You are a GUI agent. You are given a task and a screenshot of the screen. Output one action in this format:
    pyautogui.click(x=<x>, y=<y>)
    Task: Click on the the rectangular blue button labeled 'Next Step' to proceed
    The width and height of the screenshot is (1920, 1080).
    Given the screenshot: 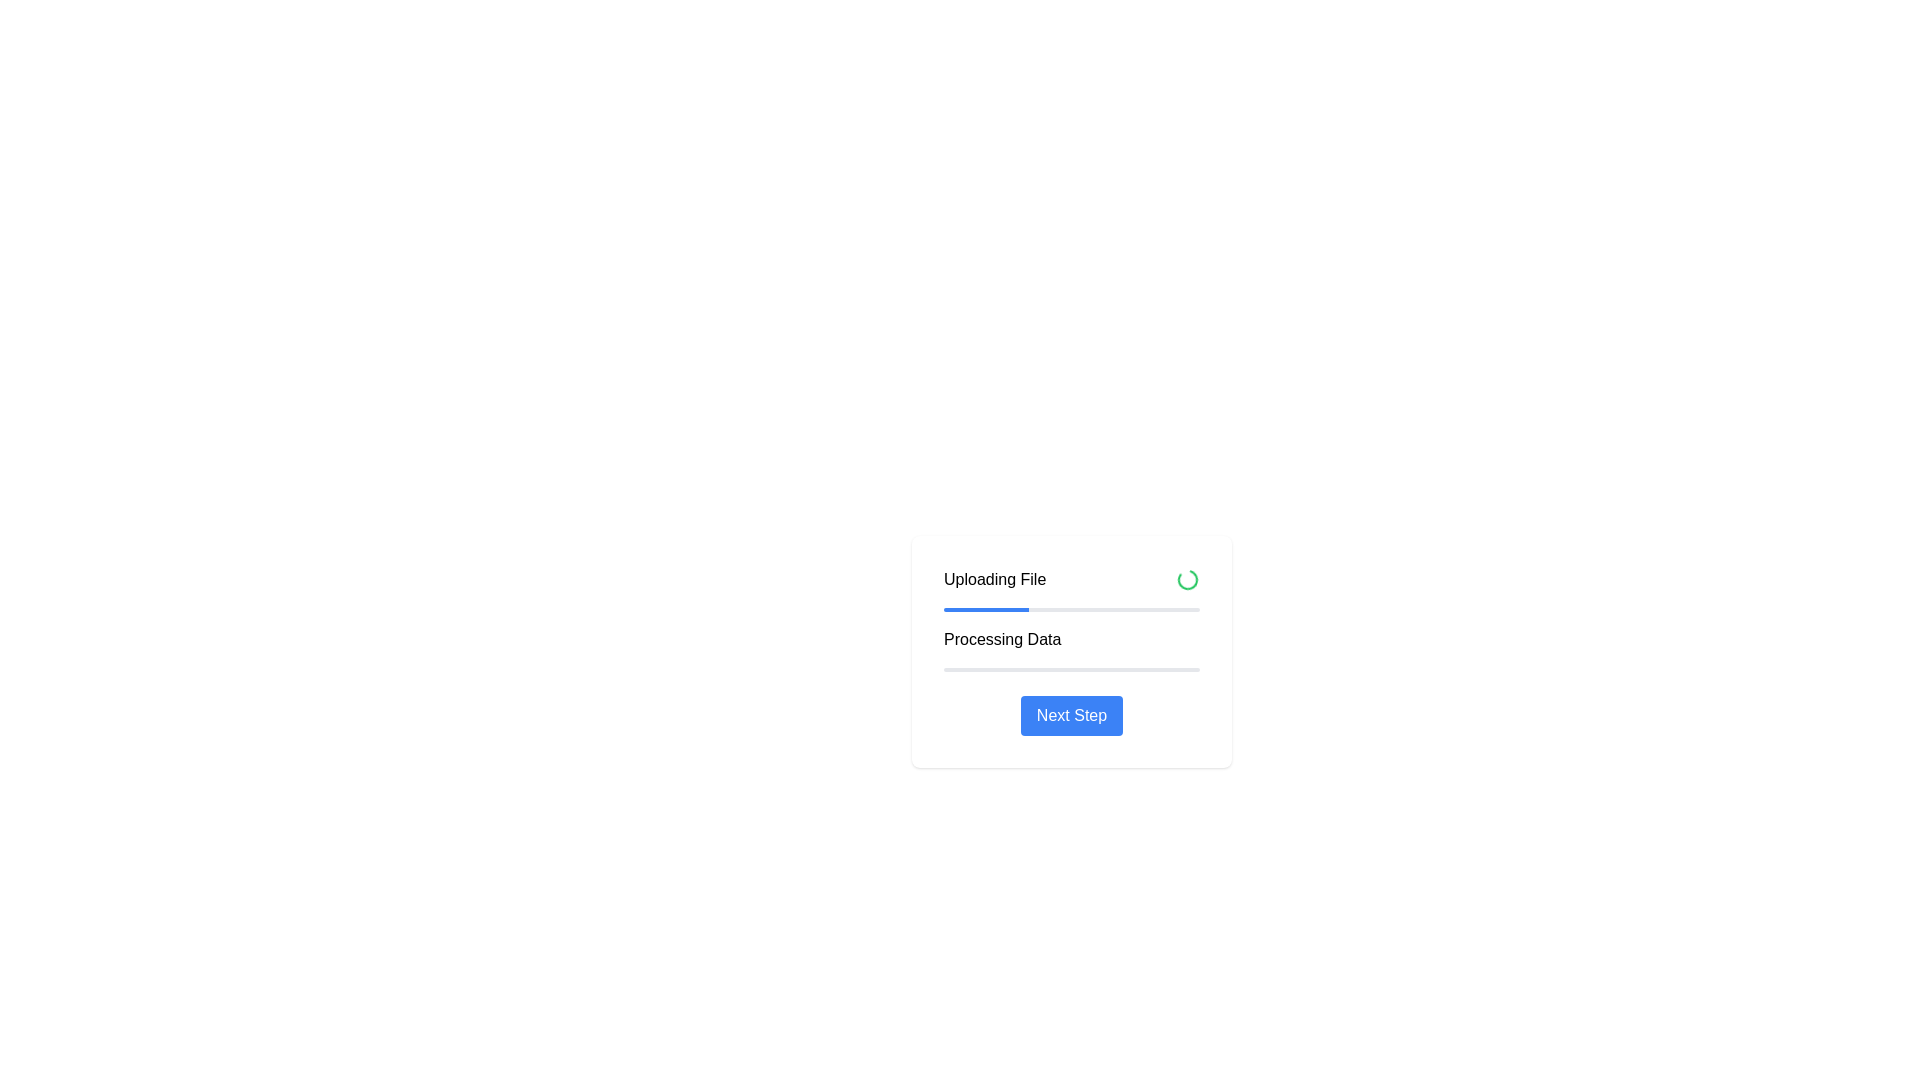 What is the action you would take?
    pyautogui.click(x=1070, y=715)
    